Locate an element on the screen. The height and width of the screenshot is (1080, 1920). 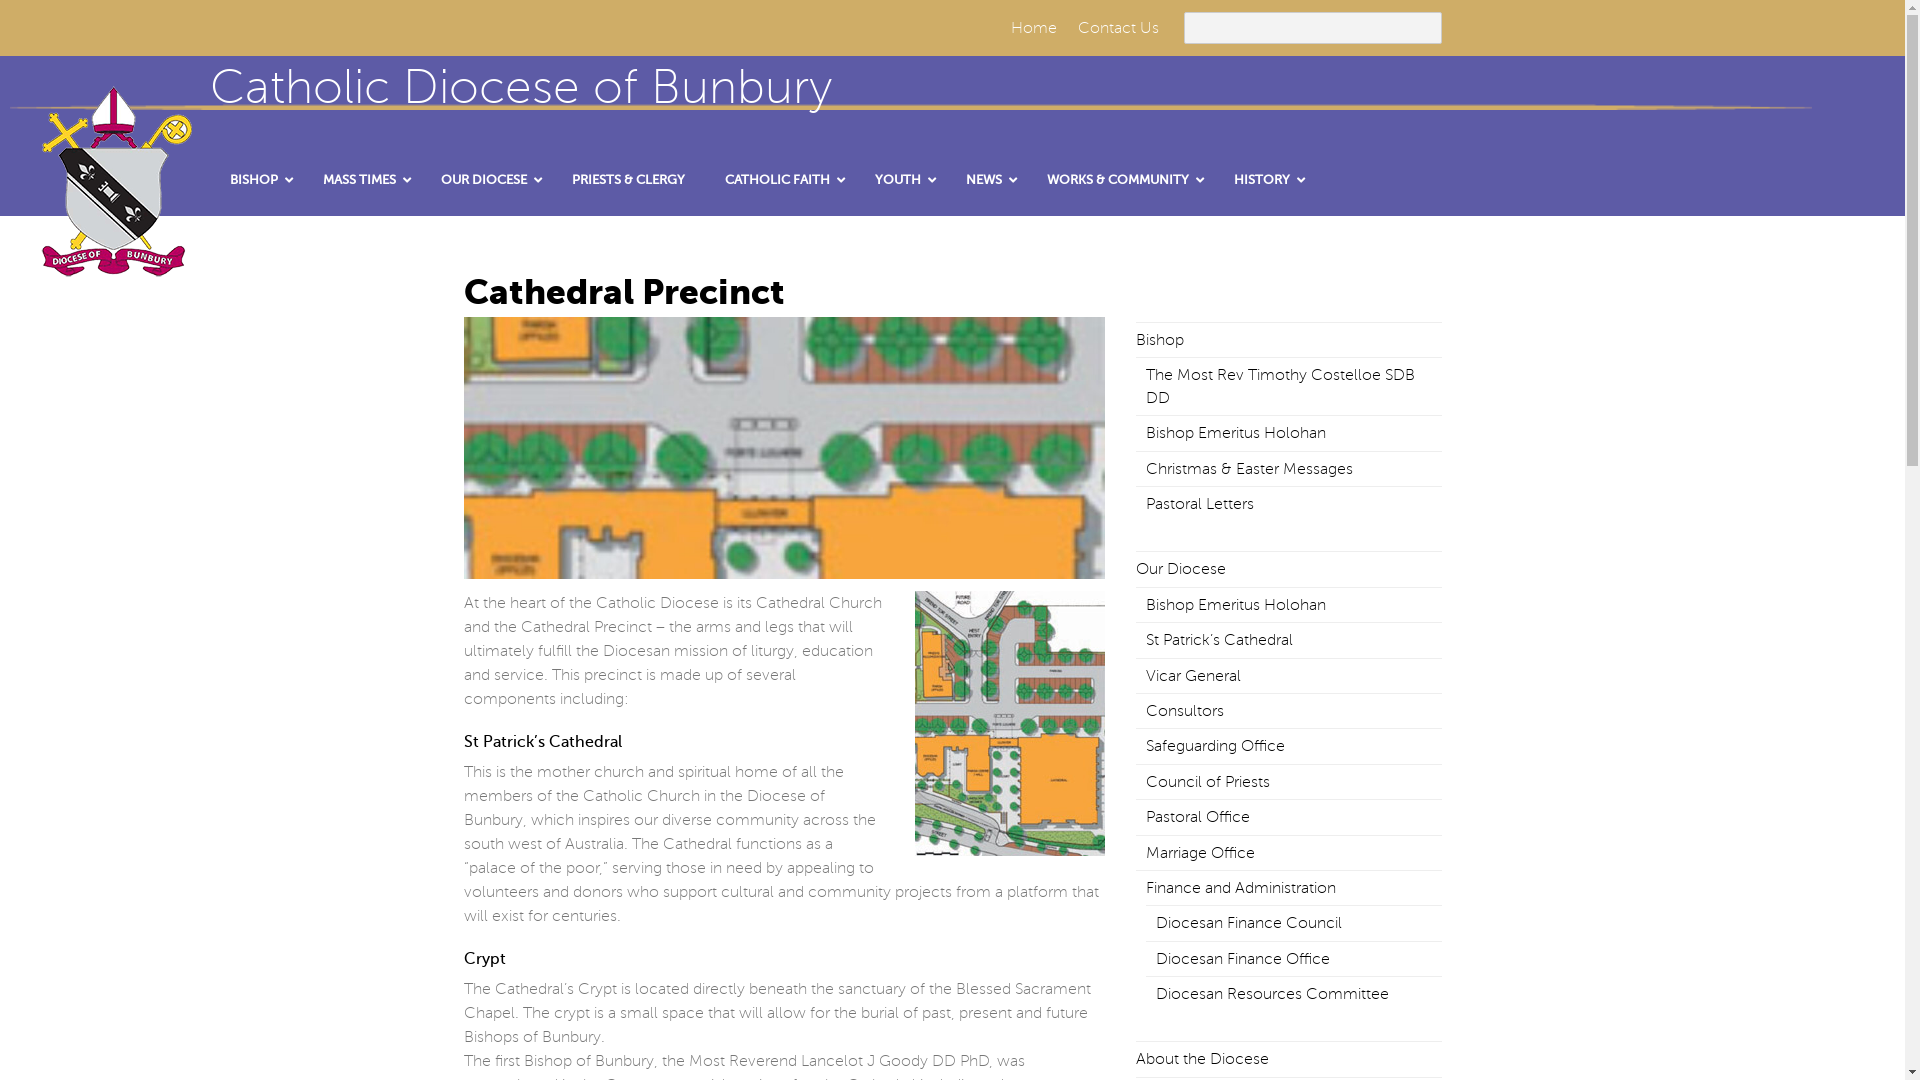
'BISHOP' is located at coordinates (255, 178).